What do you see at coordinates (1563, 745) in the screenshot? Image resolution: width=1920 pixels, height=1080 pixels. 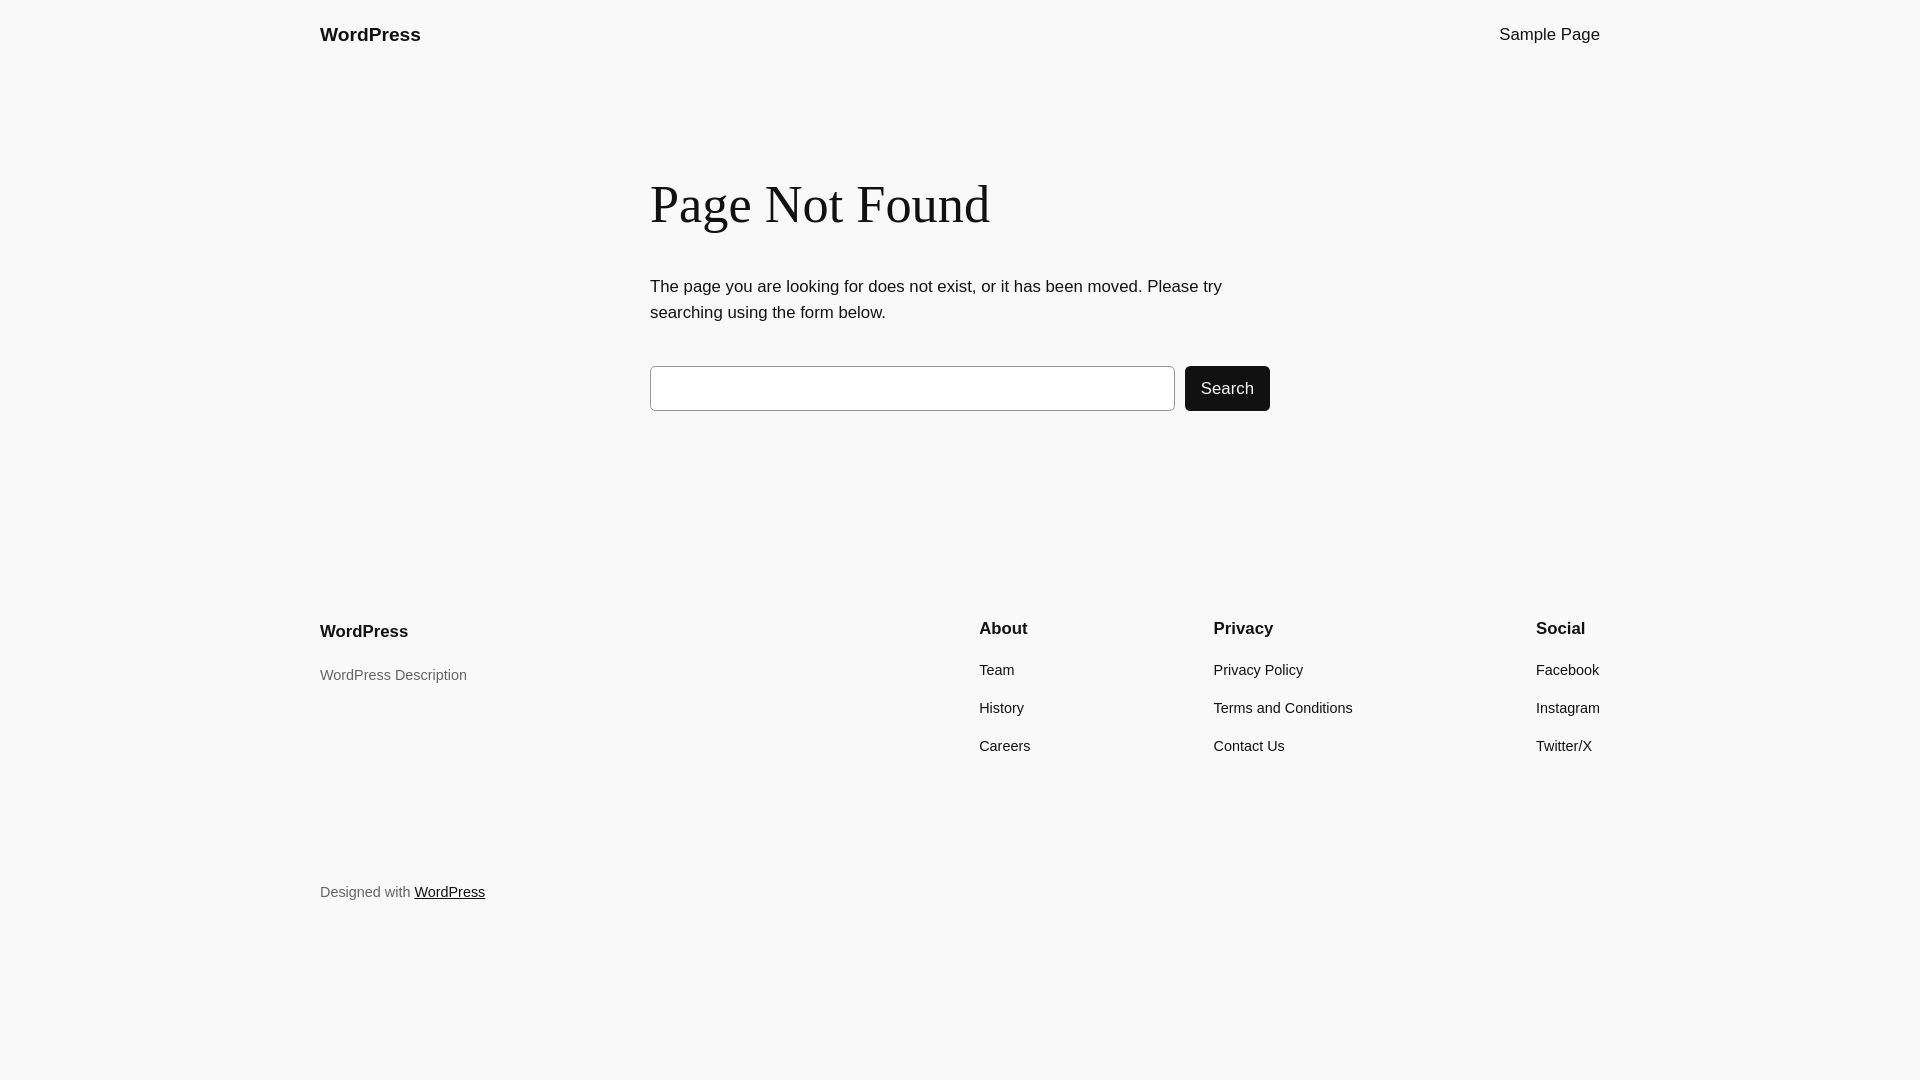 I see `'Twitter/X'` at bounding box center [1563, 745].